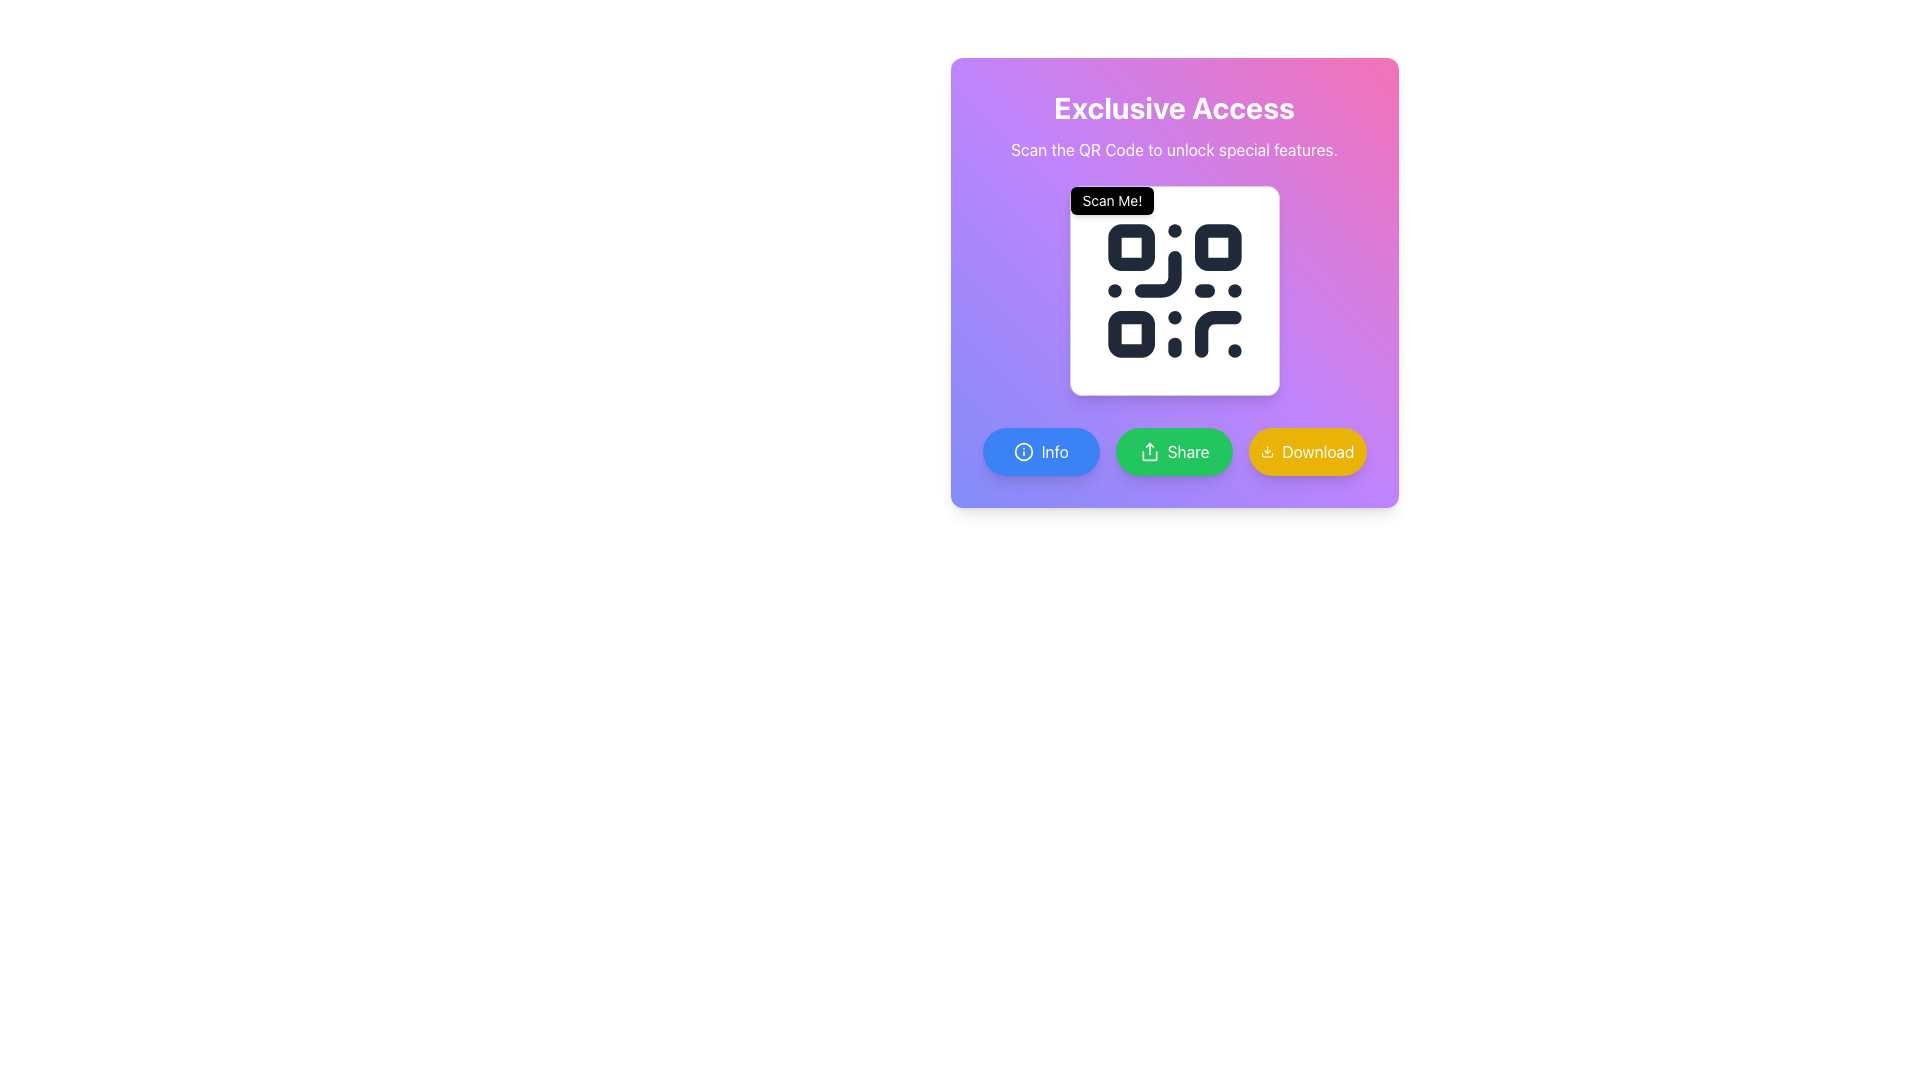 Image resolution: width=1920 pixels, height=1080 pixels. I want to click on the group of interactive buttons located horizontally centered in the bottom section of the card-like component, directly below the QR code, so click(1174, 451).